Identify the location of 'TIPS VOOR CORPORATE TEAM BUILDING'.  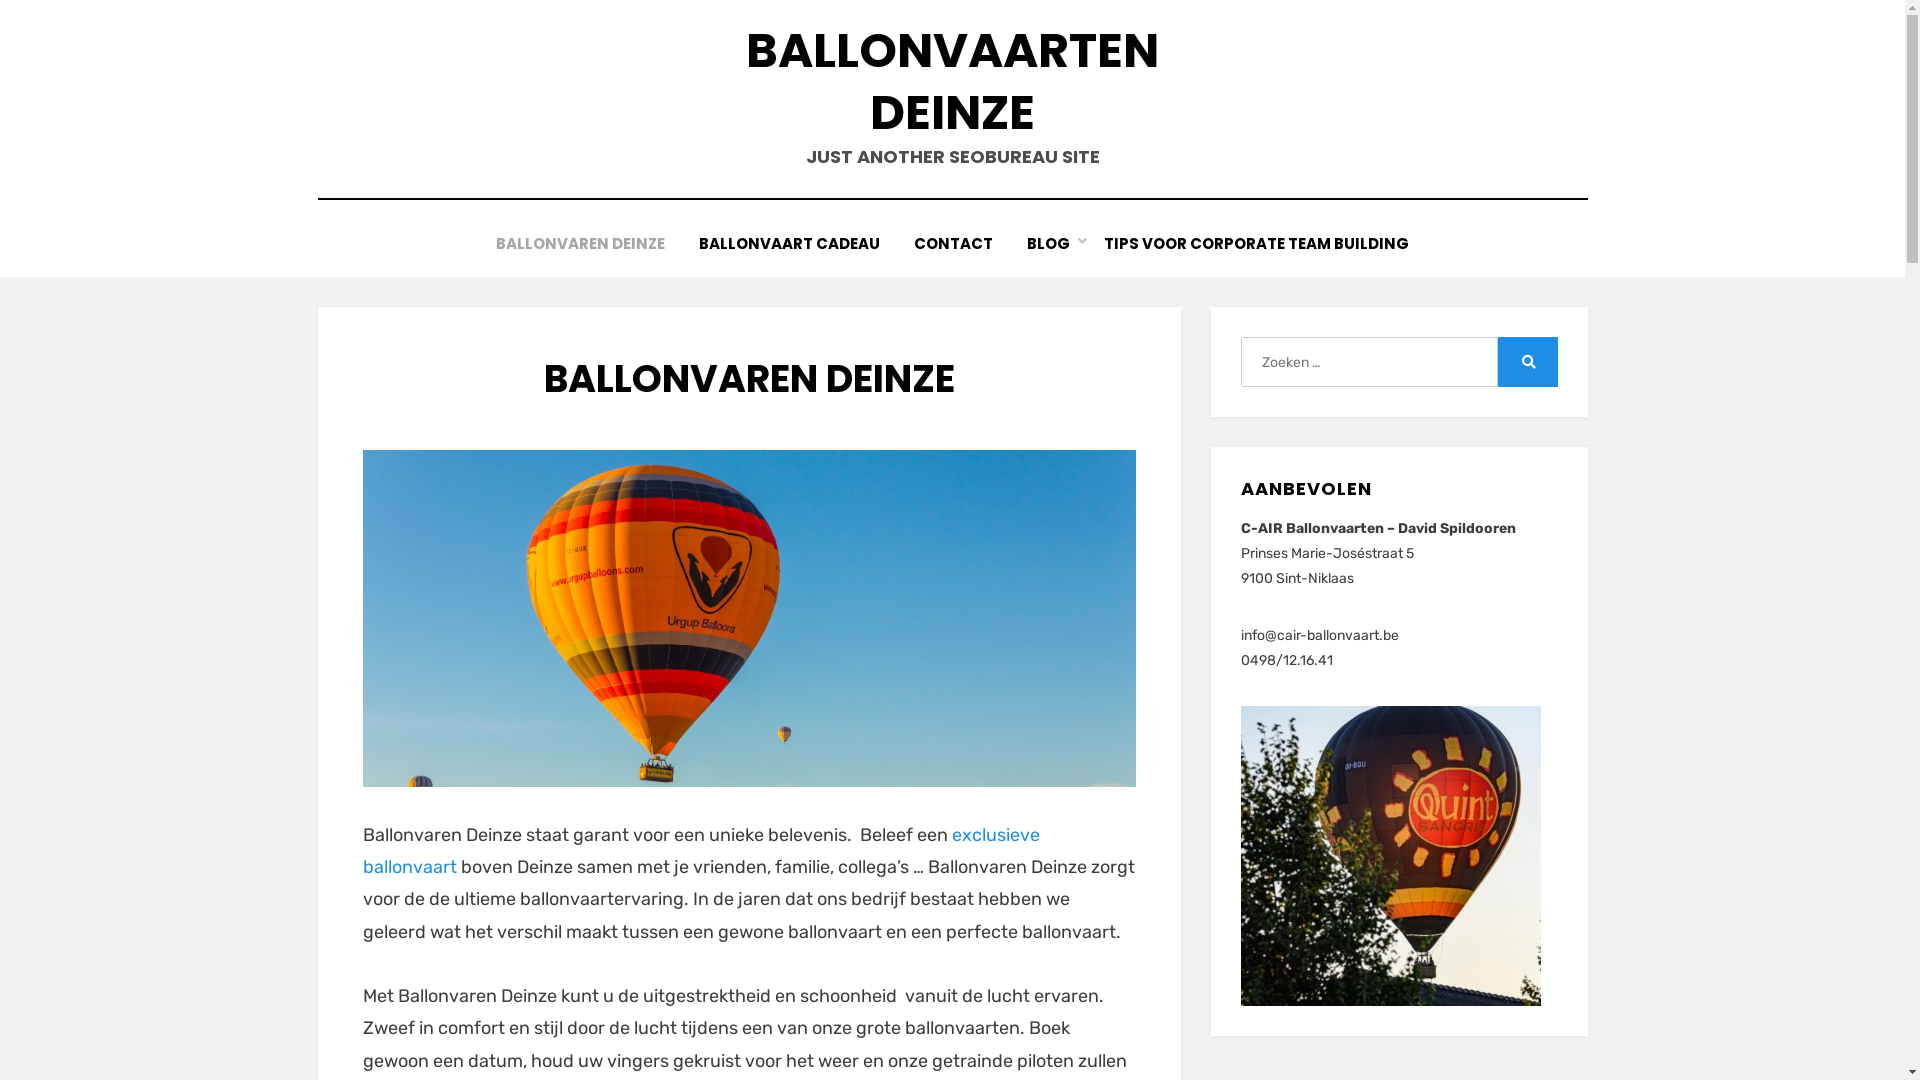
(1255, 242).